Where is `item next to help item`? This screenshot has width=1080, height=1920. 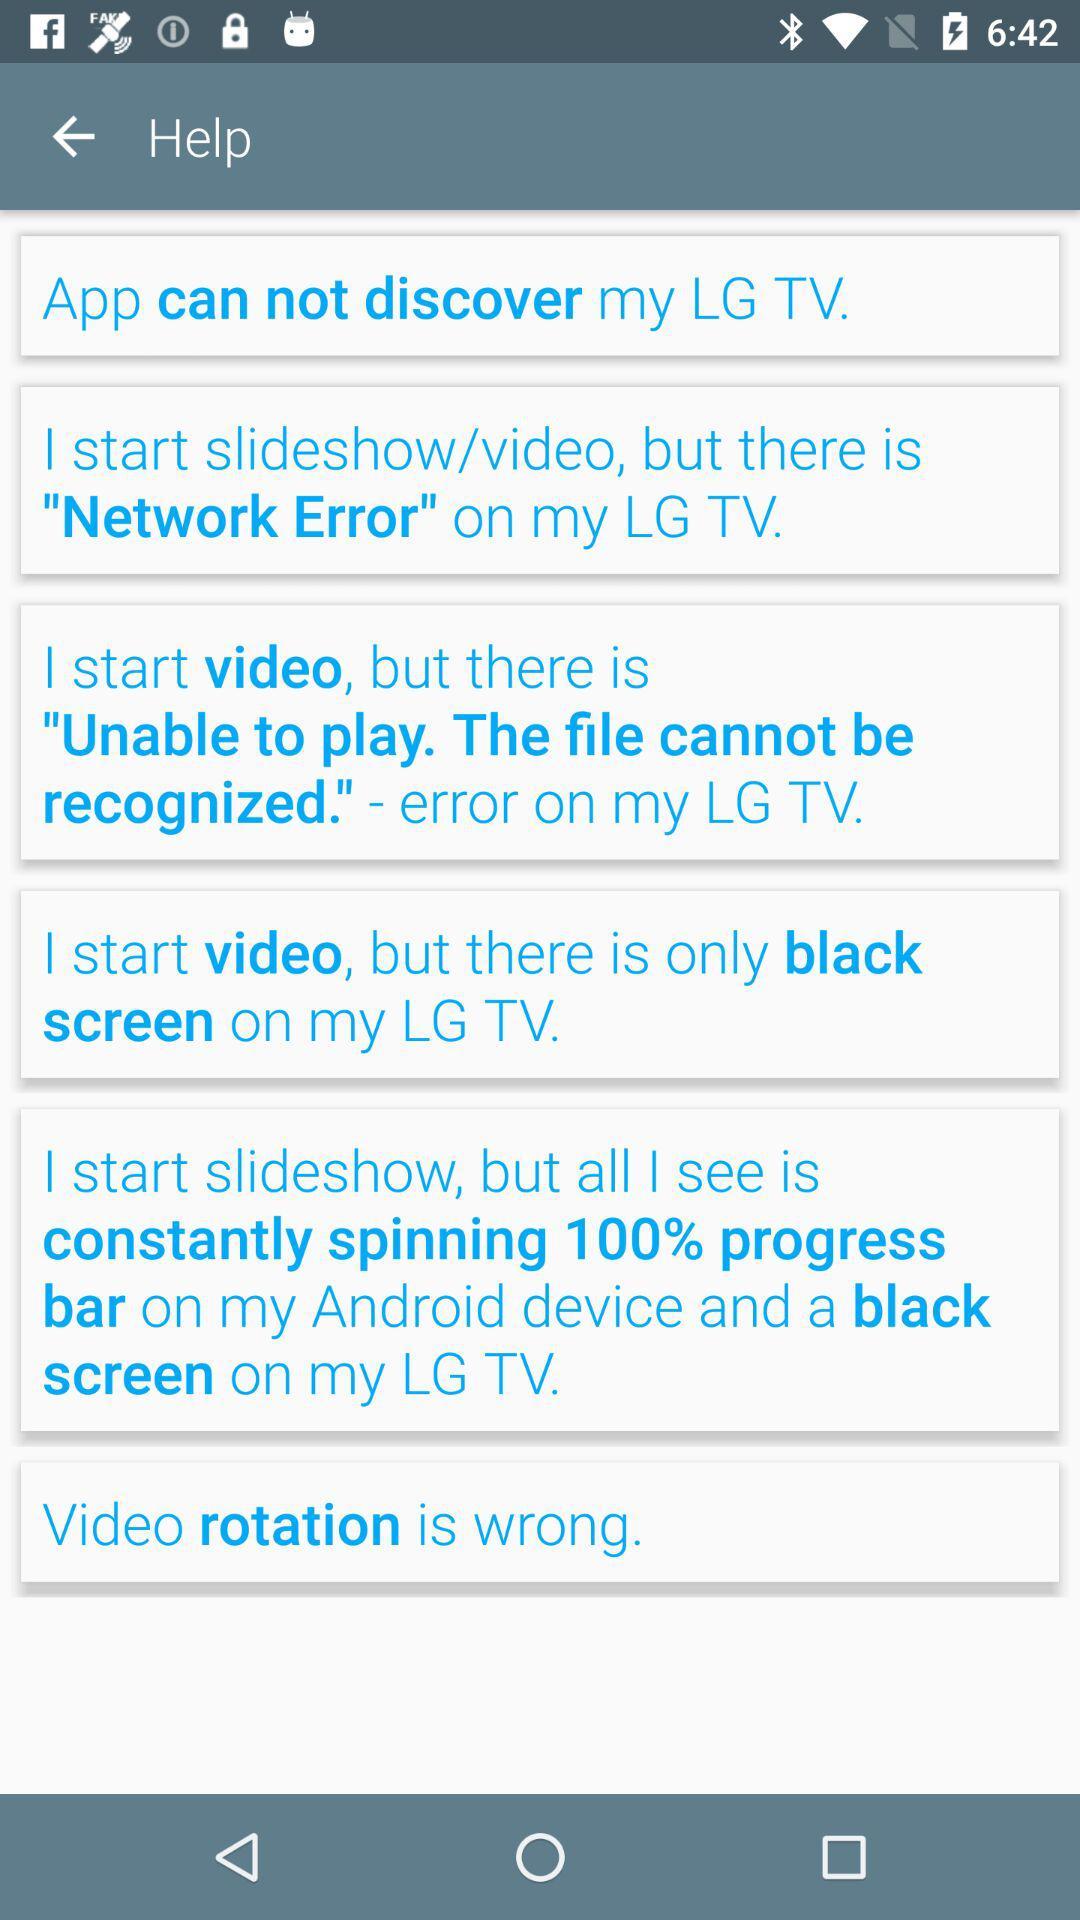 item next to help item is located at coordinates (72, 135).